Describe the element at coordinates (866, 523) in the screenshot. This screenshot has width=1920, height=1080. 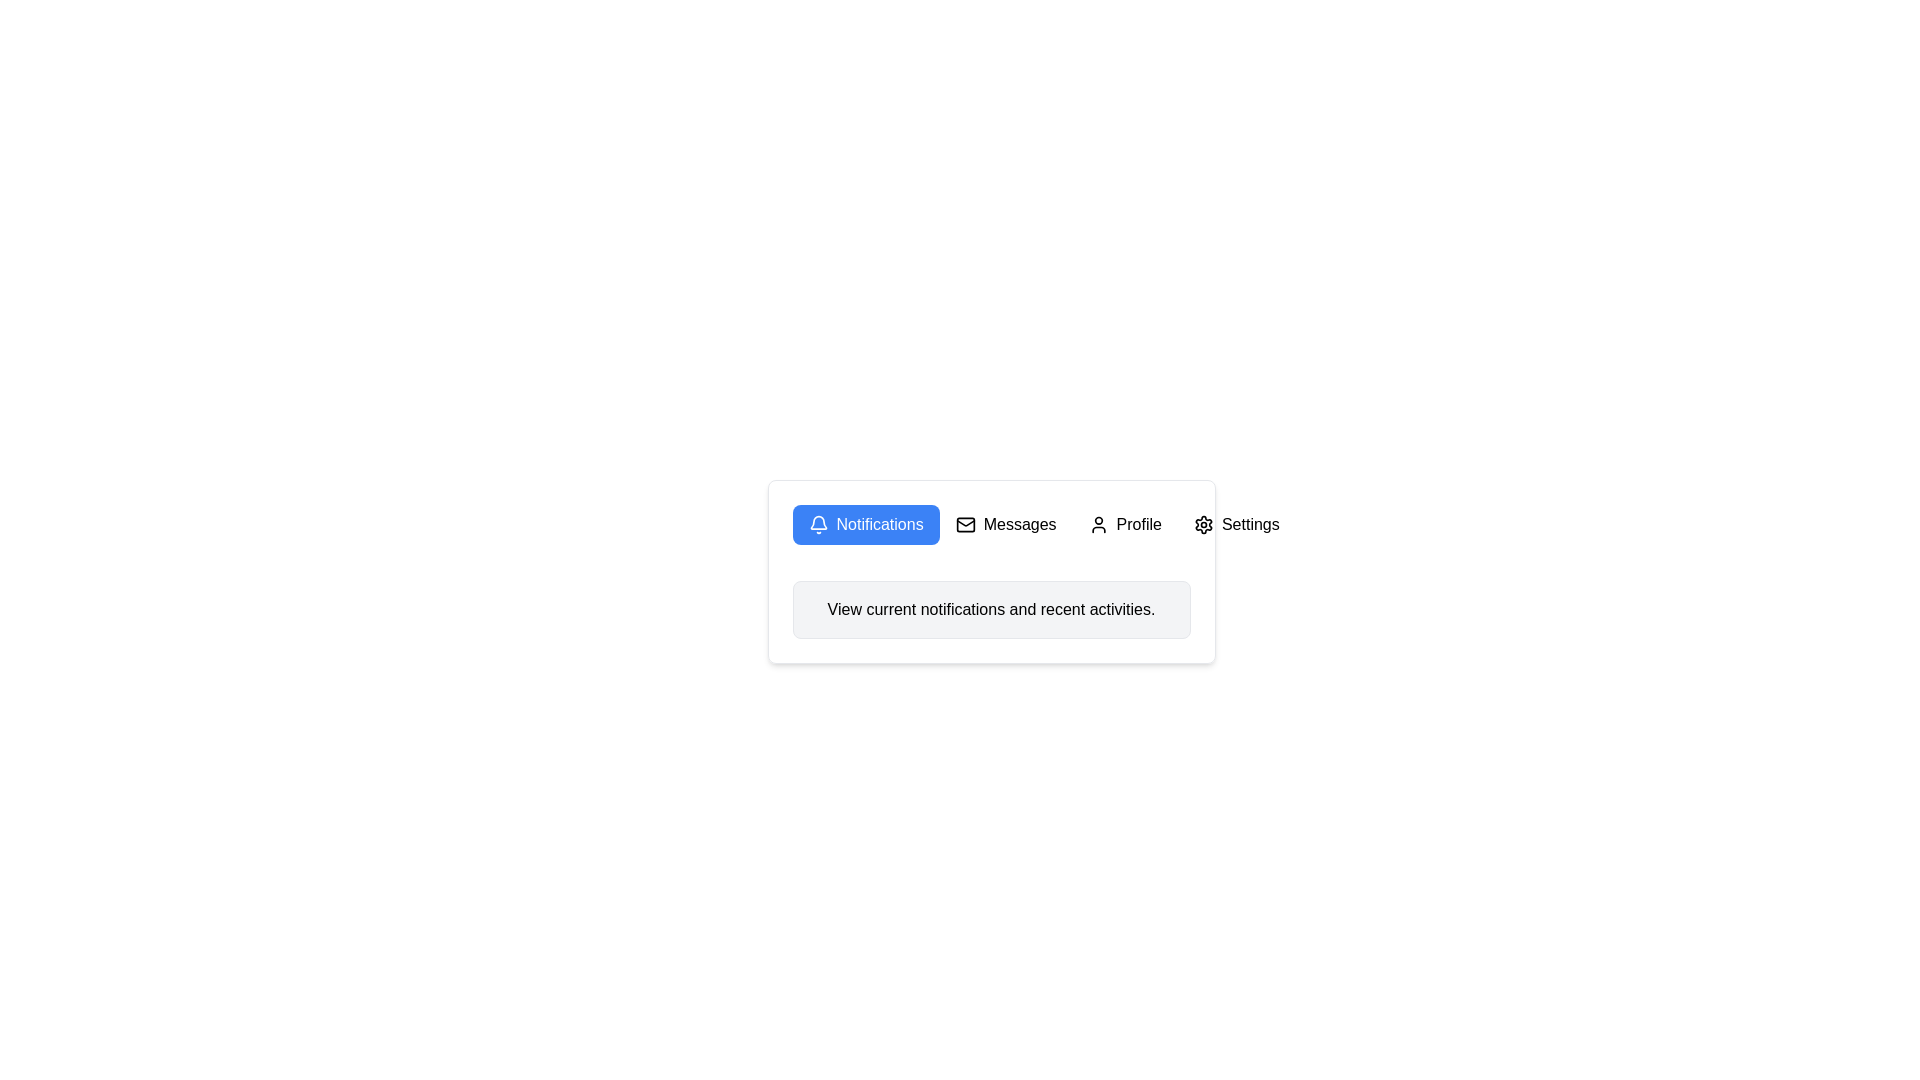
I see `the first button on the far left of the horizontal stack` at that location.